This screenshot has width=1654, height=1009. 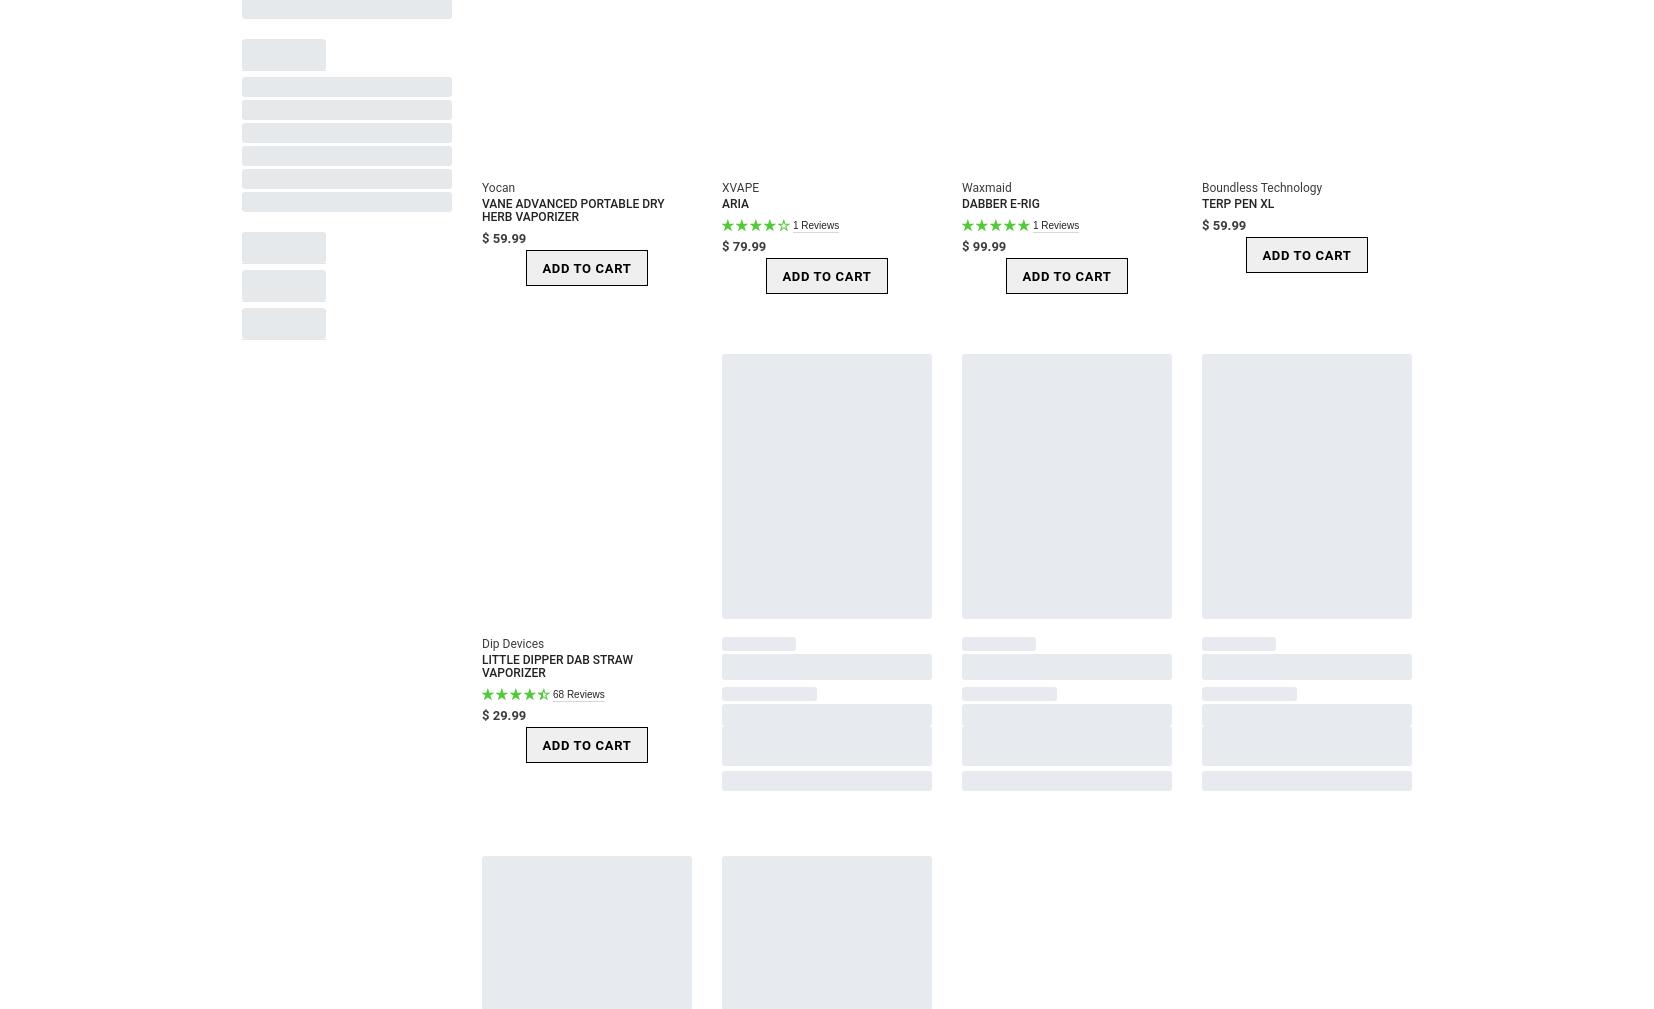 I want to click on 'Puffco Plus', so click(x=294, y=596).